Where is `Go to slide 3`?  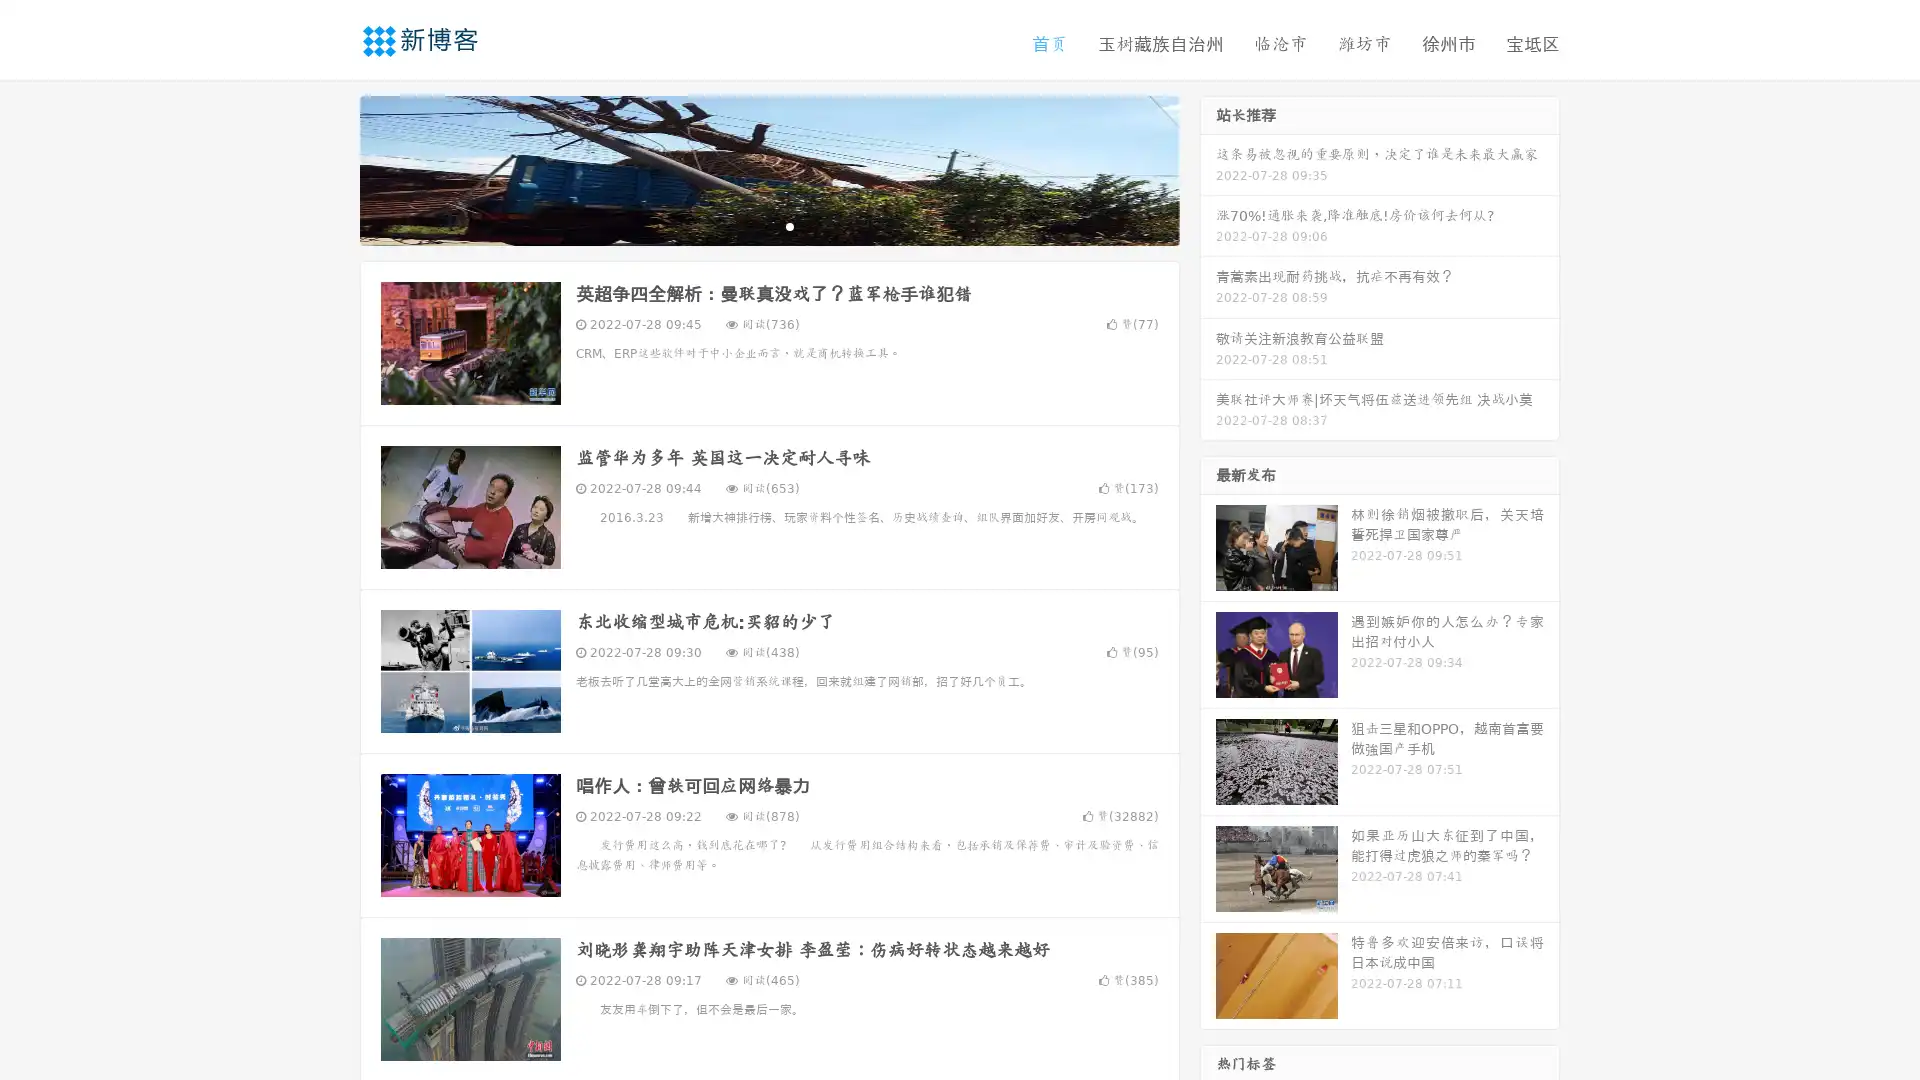 Go to slide 3 is located at coordinates (789, 225).